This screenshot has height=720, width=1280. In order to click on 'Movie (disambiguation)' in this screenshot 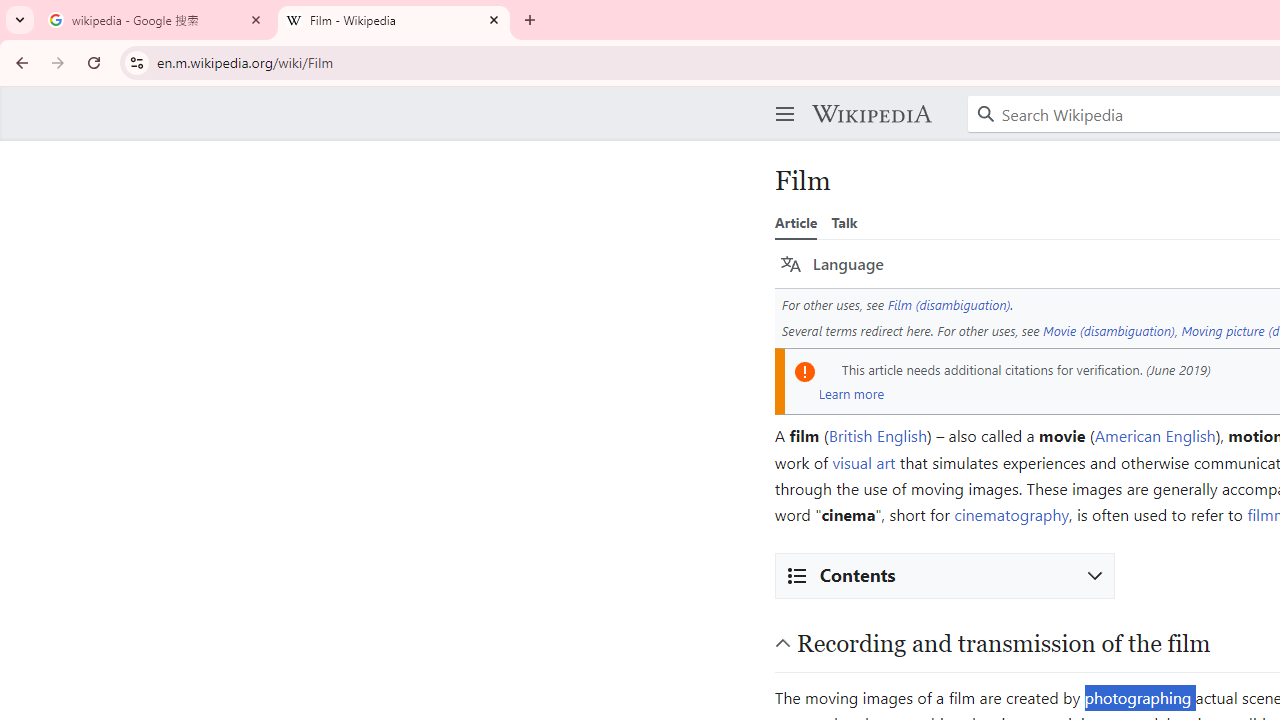, I will do `click(1108, 329)`.